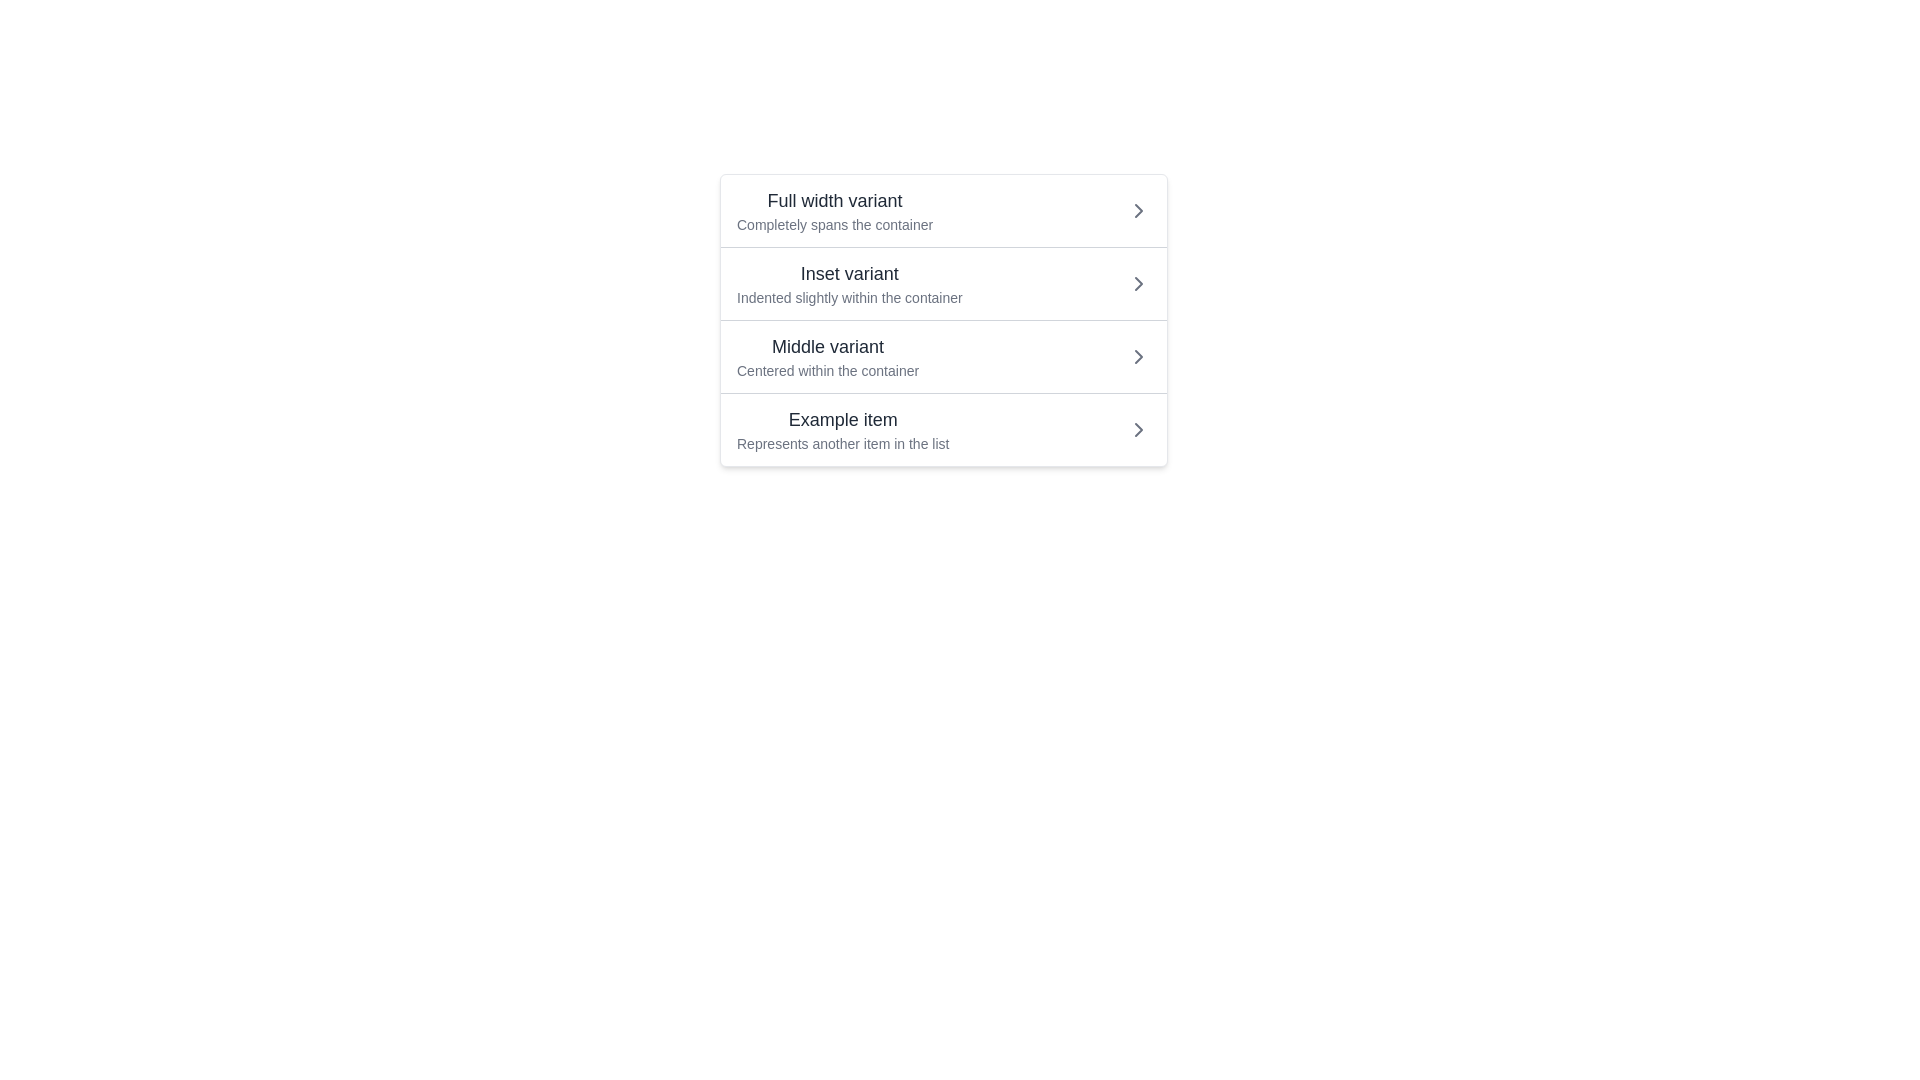 This screenshot has width=1920, height=1080. Describe the element at coordinates (849, 284) in the screenshot. I see `the second item in the vertical list, which serves as a label providing a title and description for a selectable option` at that location.